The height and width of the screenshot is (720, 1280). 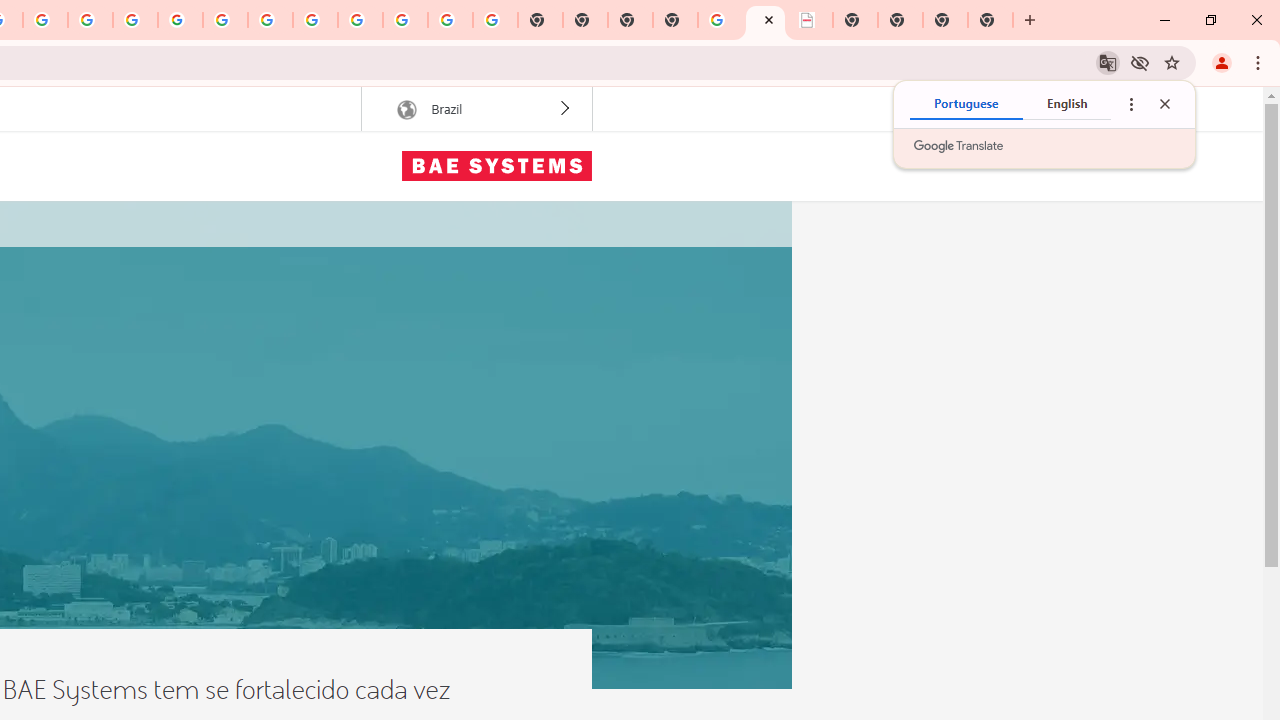 I want to click on 'BAE Systems Brasil | BAE Systems', so click(x=810, y=20).